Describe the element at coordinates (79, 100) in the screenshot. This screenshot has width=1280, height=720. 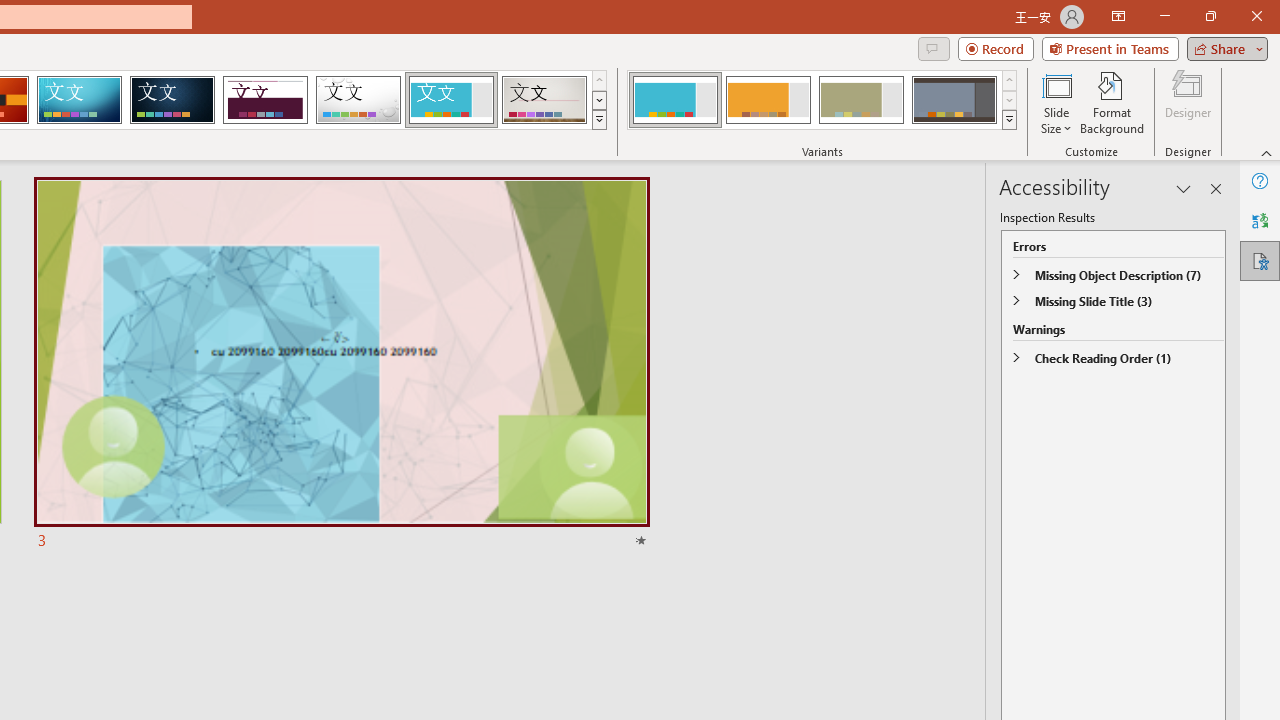
I see `'Circuit'` at that location.